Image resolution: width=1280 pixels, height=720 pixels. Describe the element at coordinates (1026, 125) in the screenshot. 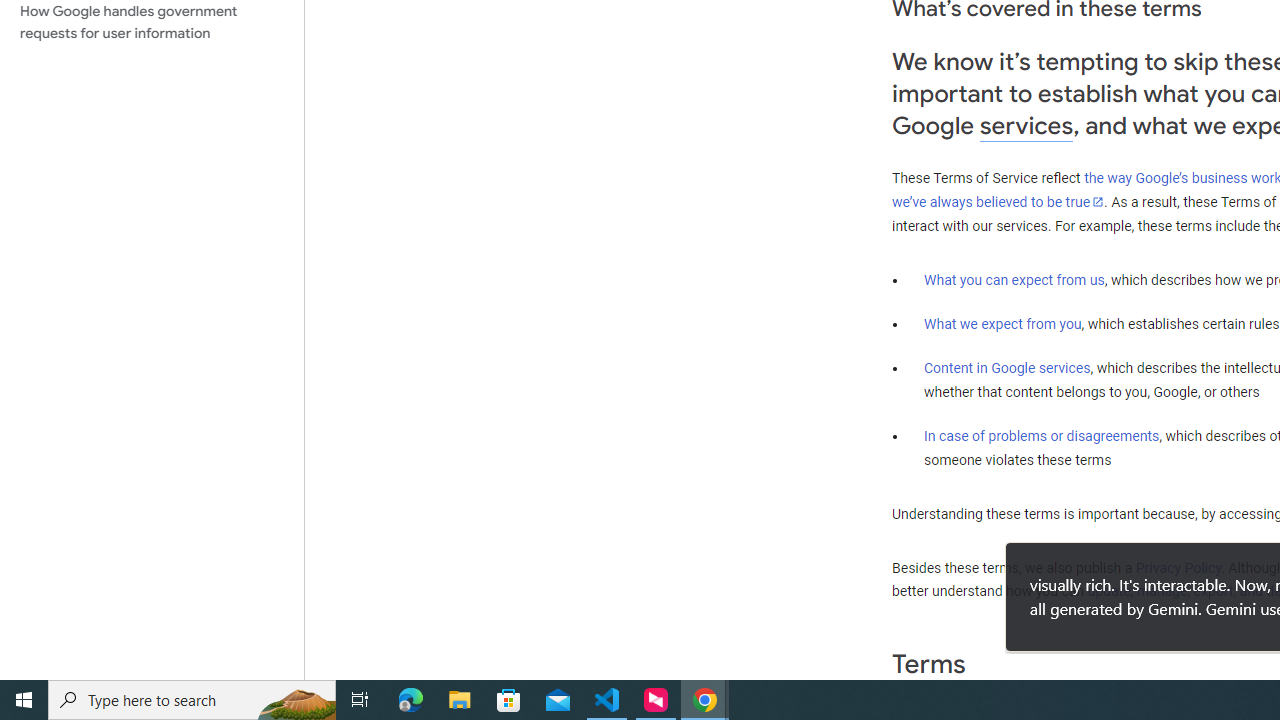

I see `'services'` at that location.